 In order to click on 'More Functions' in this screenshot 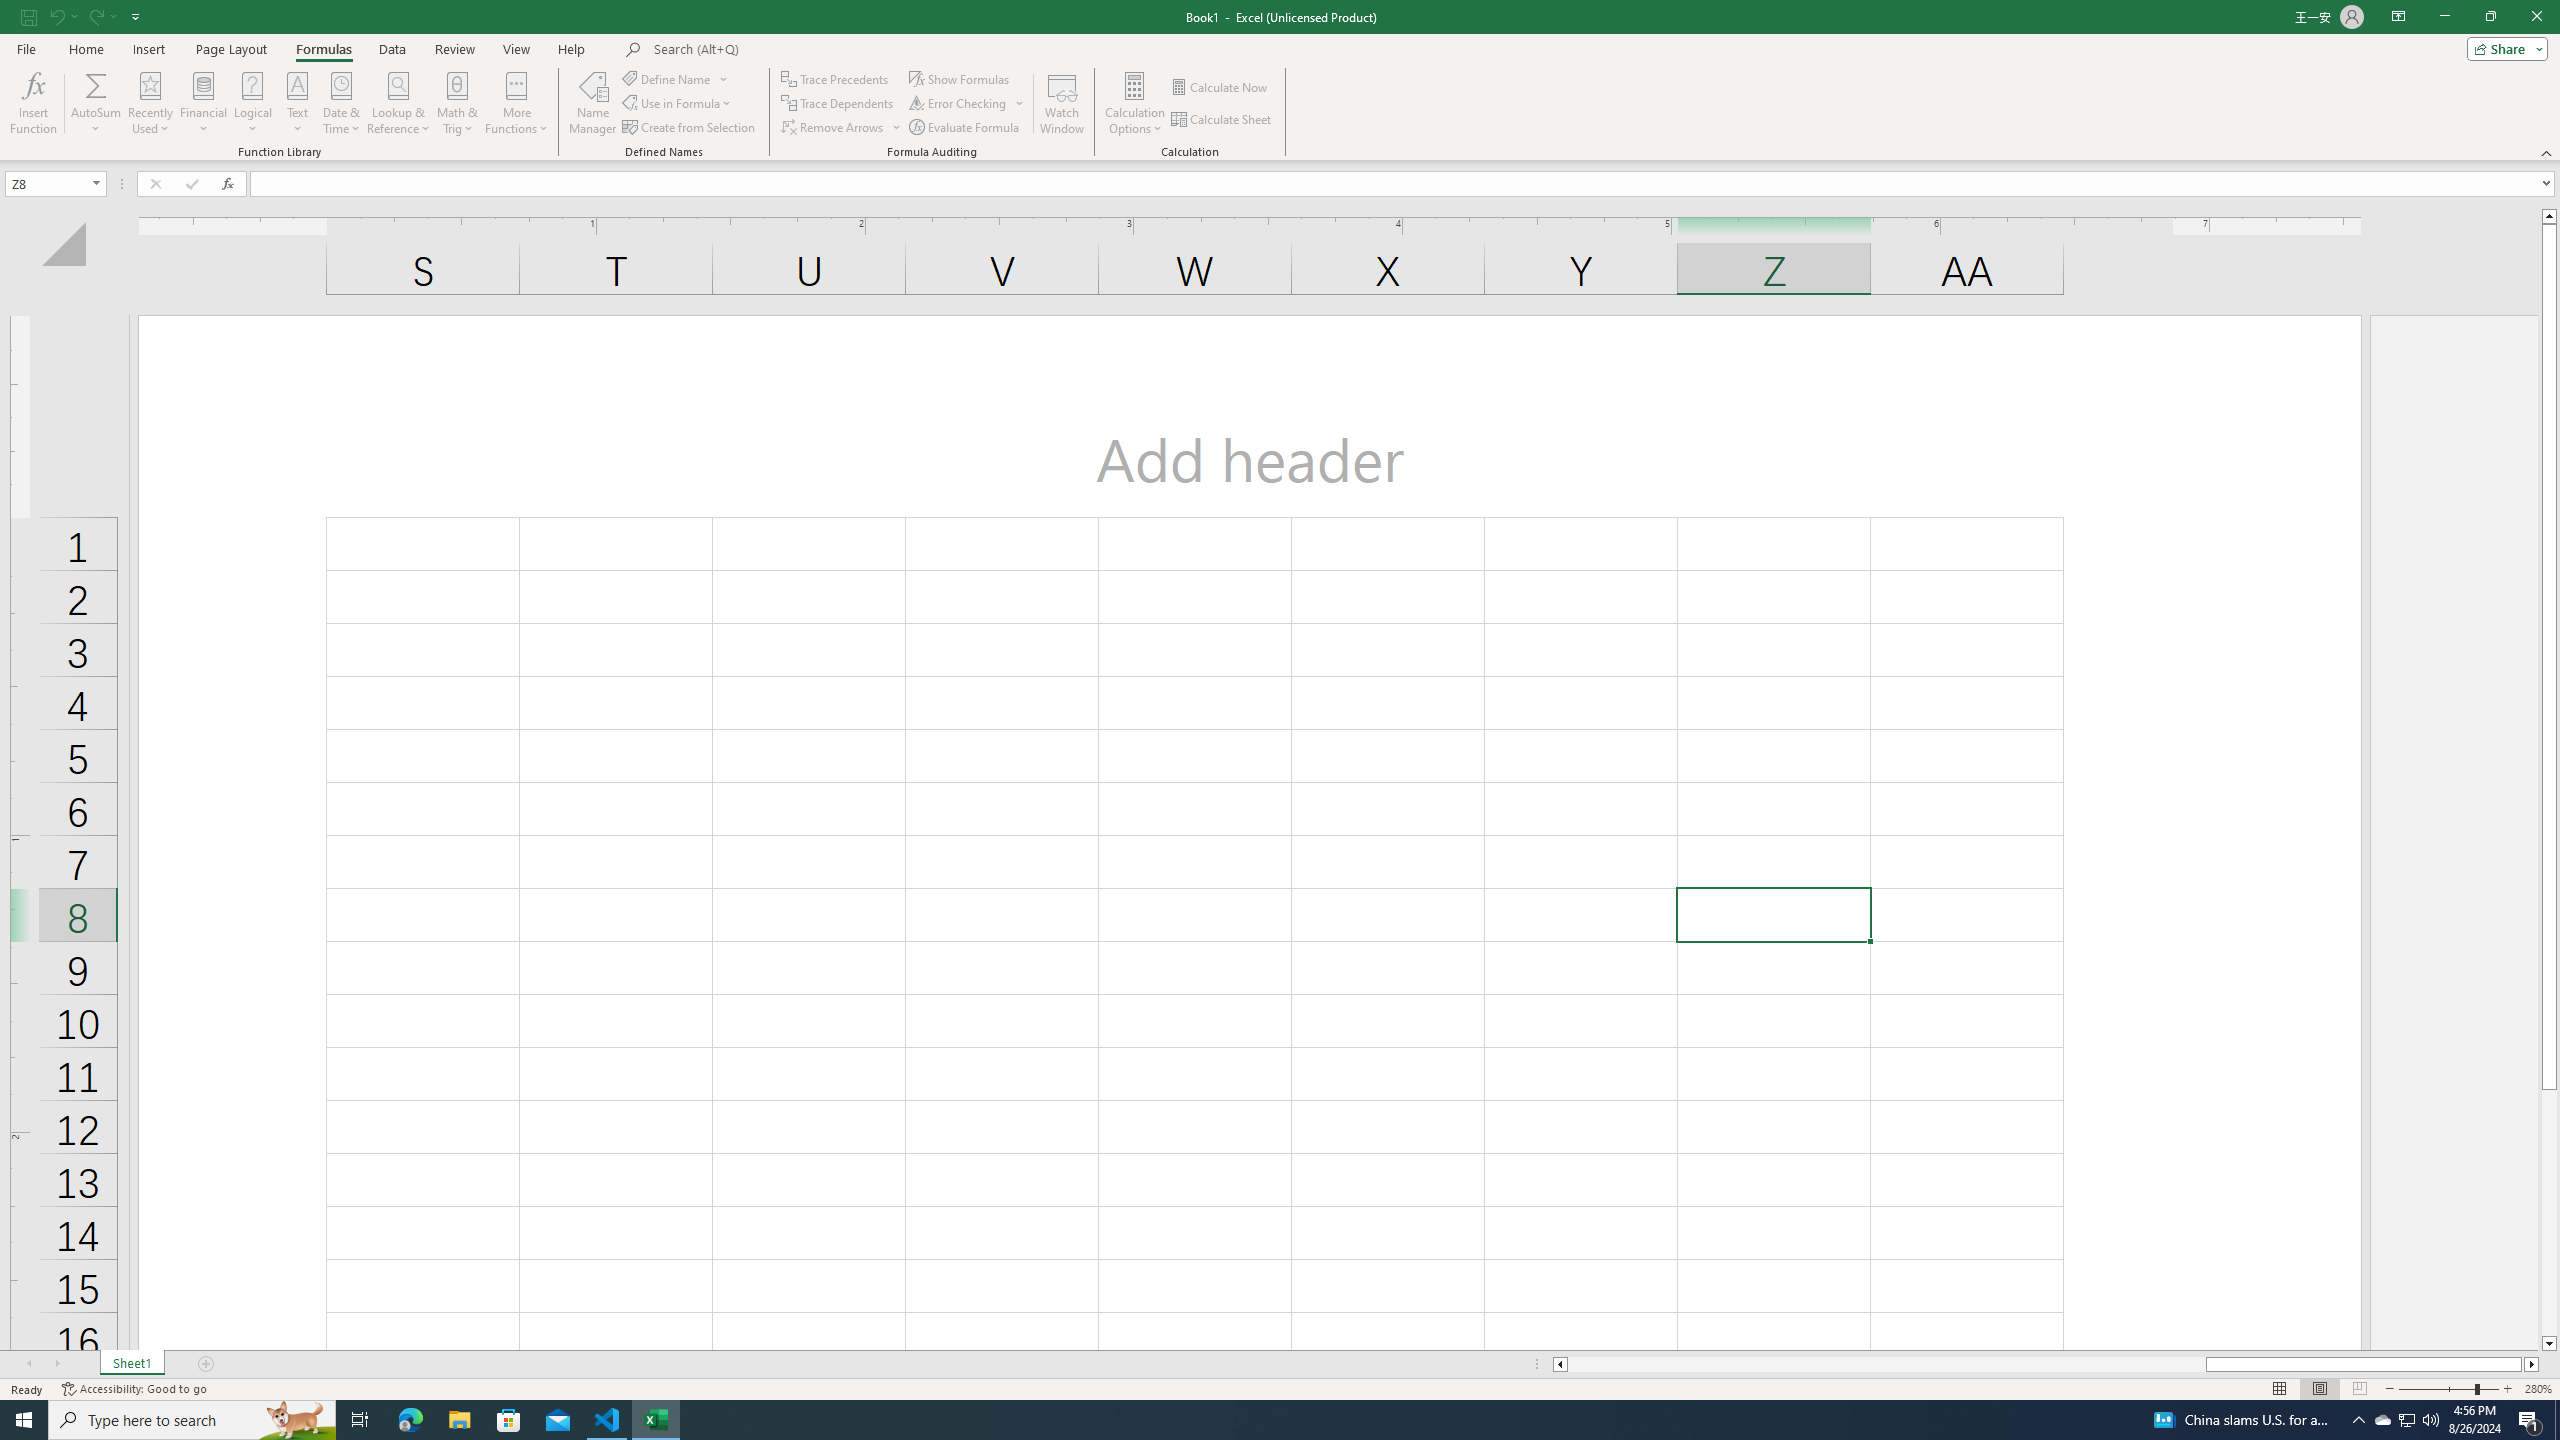, I will do `click(517, 103)`.